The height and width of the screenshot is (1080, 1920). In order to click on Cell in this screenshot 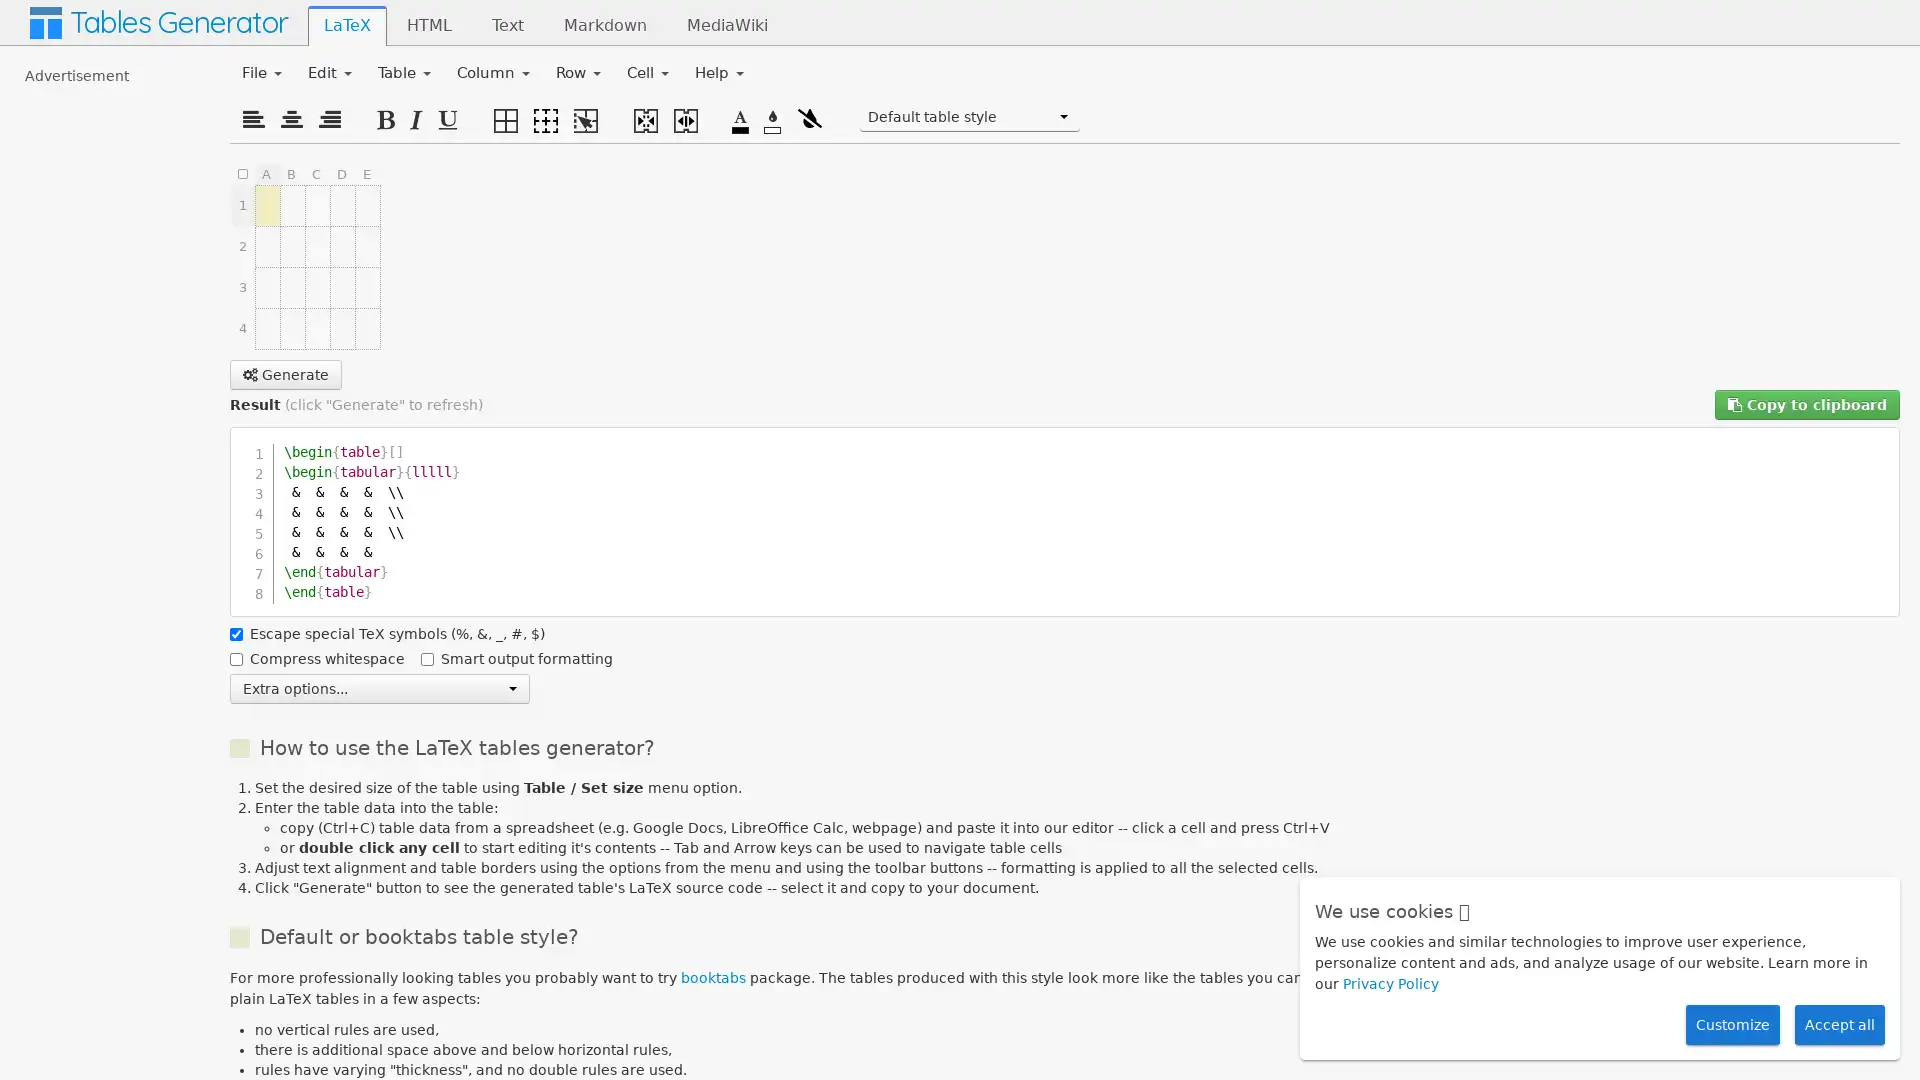, I will do `click(648, 72)`.